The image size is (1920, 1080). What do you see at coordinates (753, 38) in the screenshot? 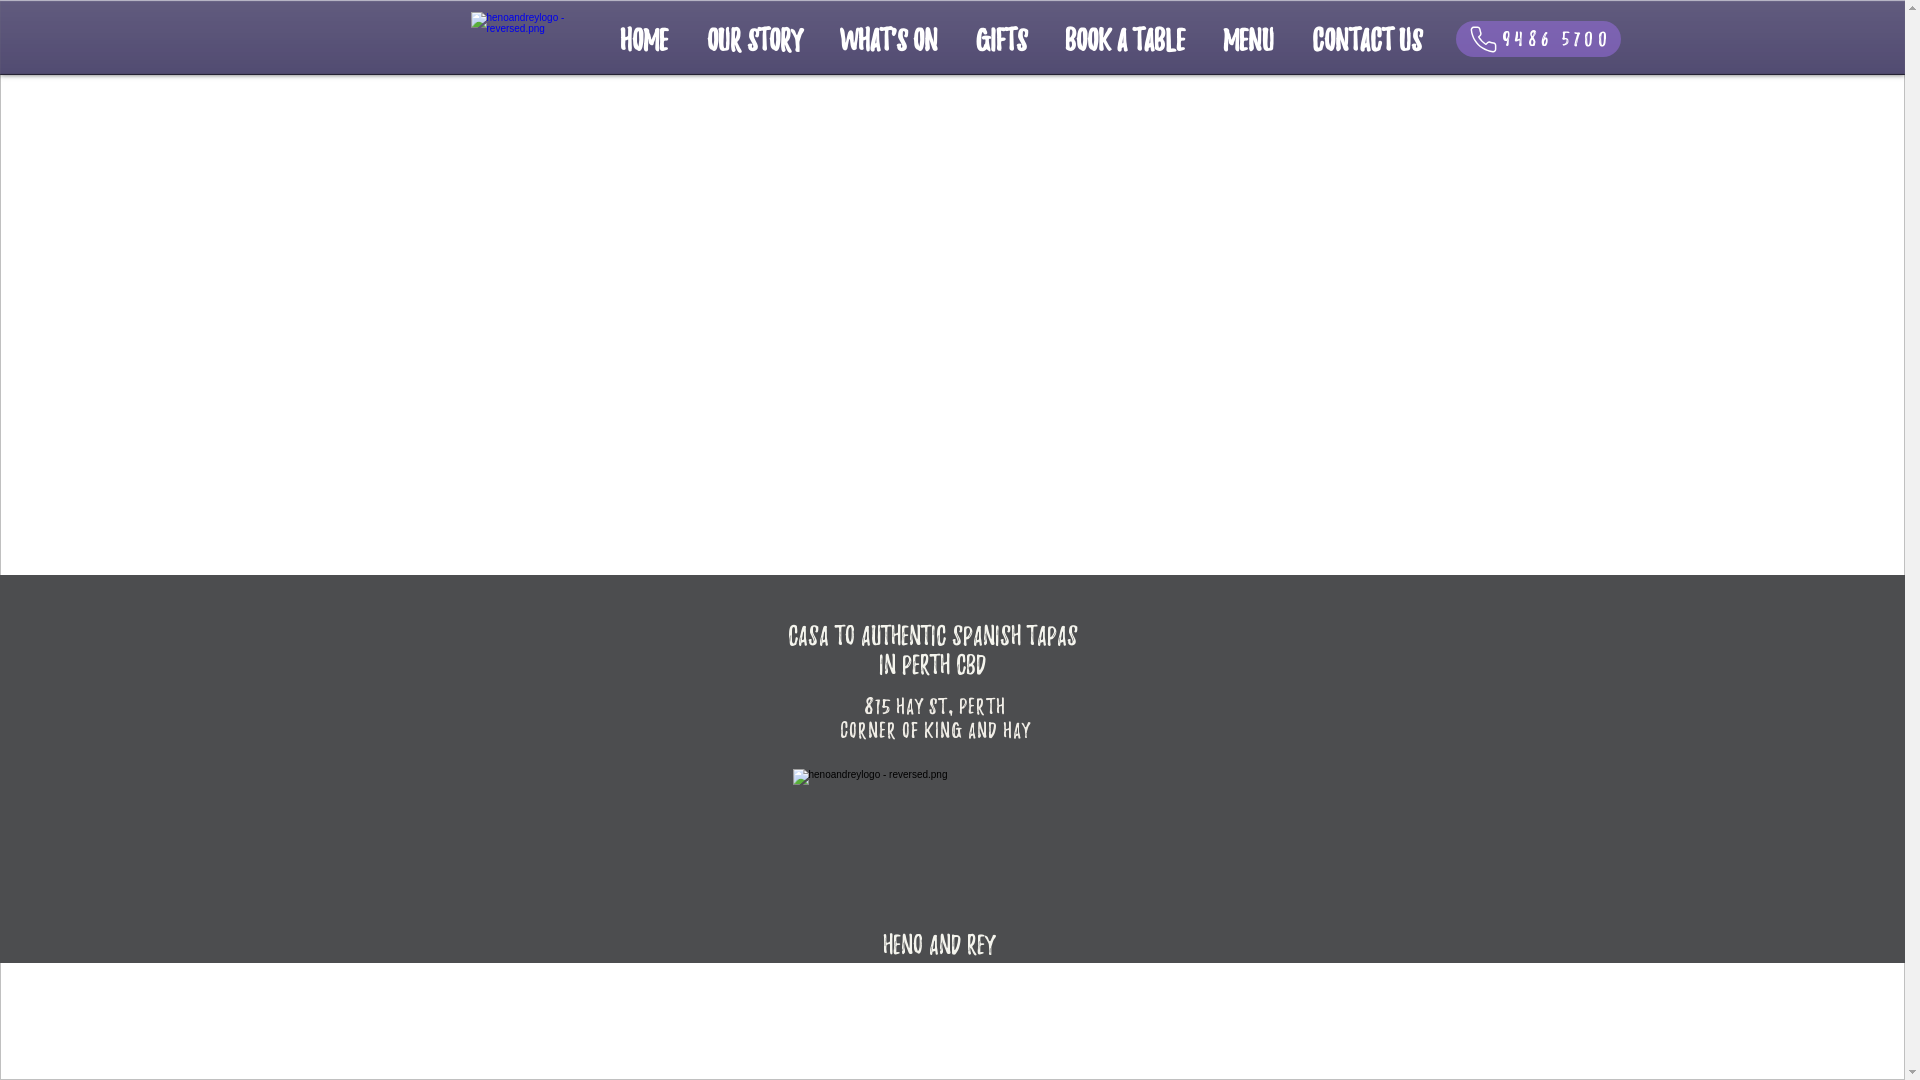
I see `'OUR STORY'` at bounding box center [753, 38].